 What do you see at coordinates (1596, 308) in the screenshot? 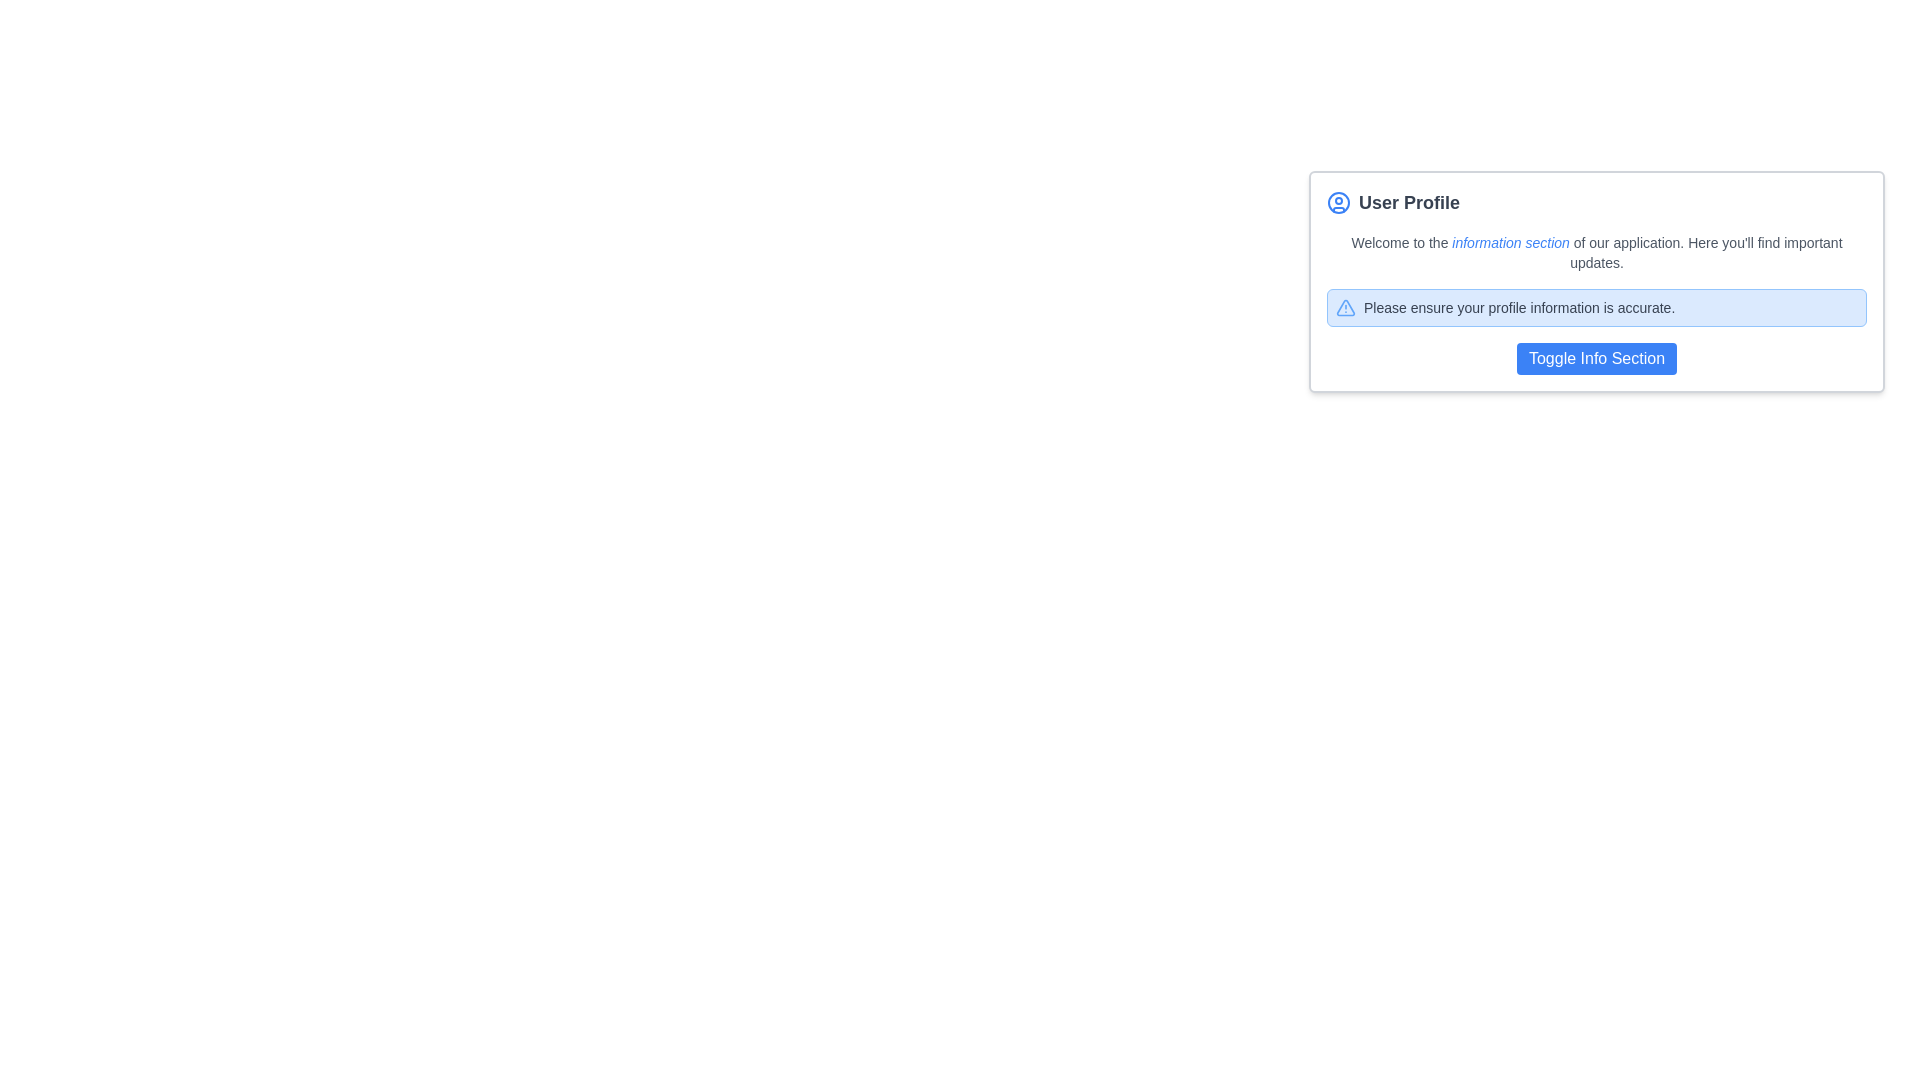
I see `the informational message section that contains a blue warning icon and the text 'Please ensure your profile information is accurate.'` at bounding box center [1596, 308].